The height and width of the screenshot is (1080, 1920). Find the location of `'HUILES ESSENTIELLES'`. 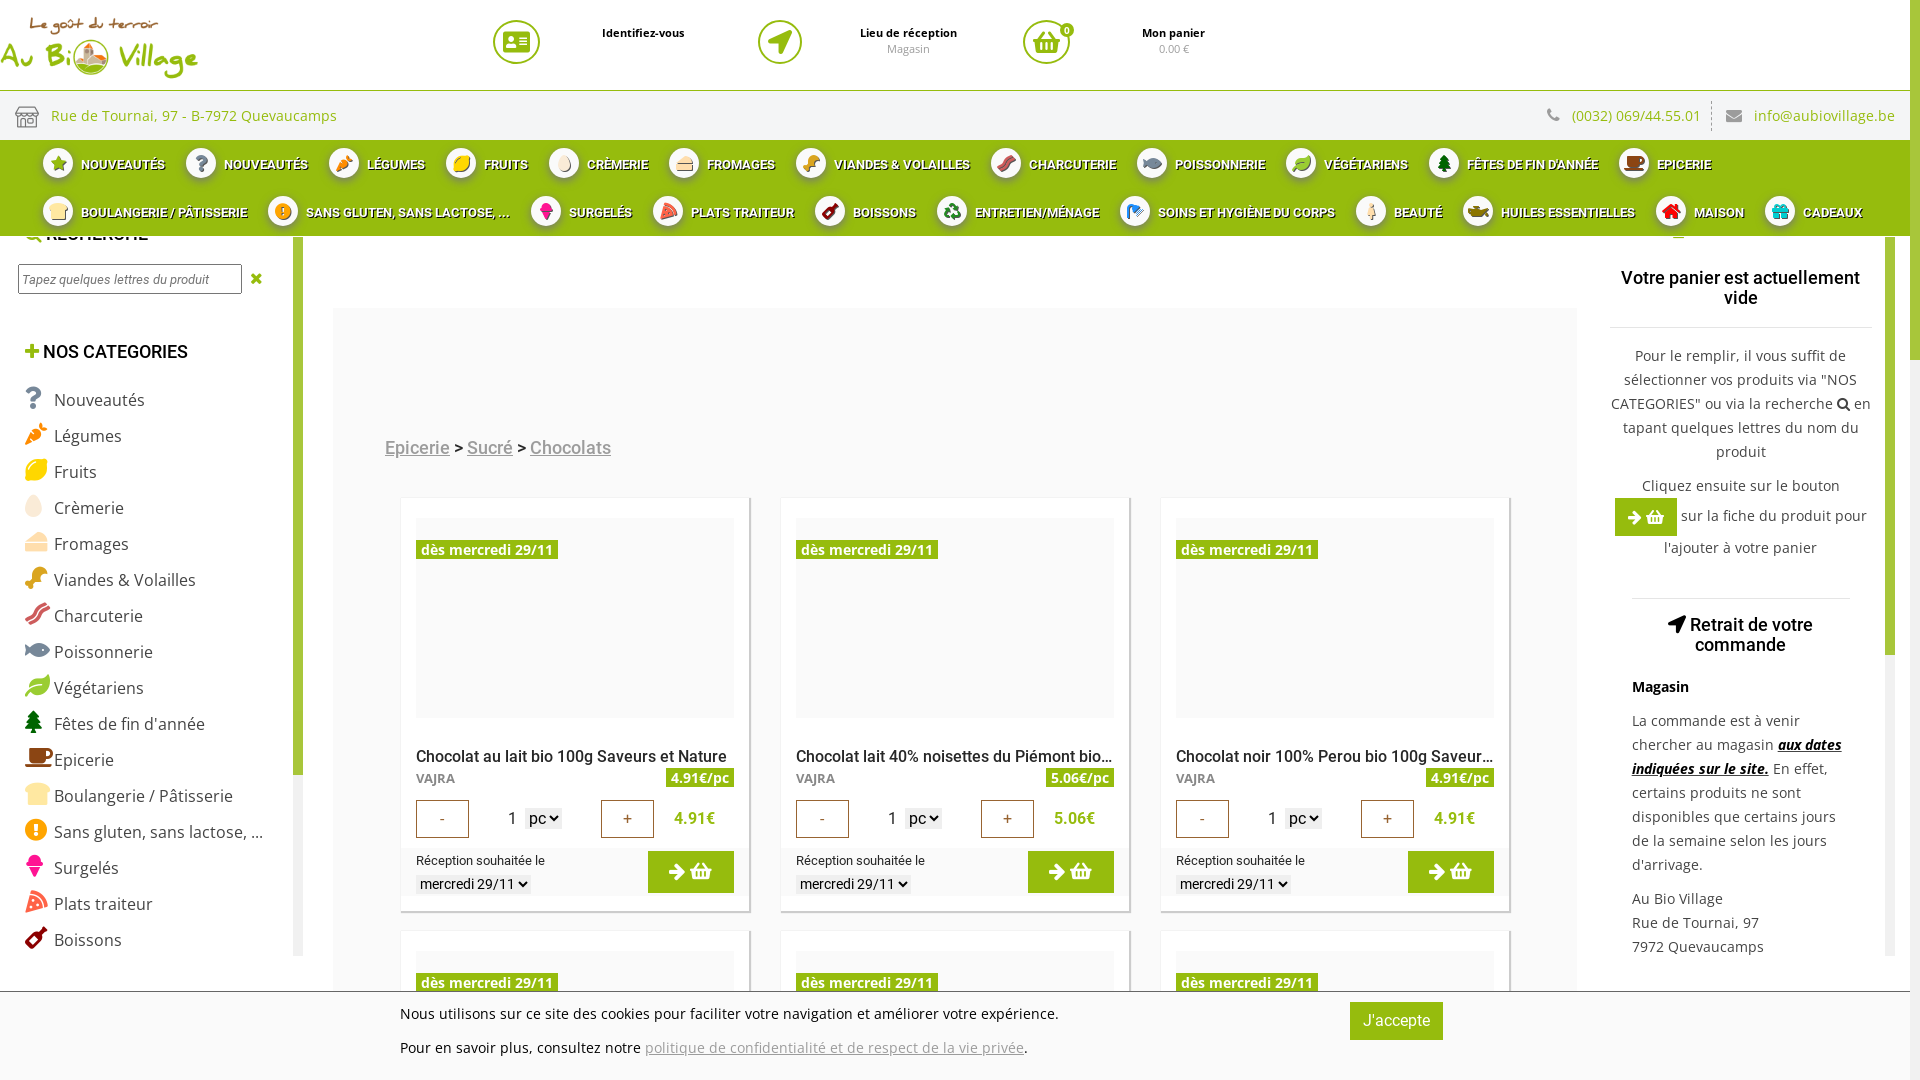

'HUILES ESSENTIELLES' is located at coordinates (1545, 207).